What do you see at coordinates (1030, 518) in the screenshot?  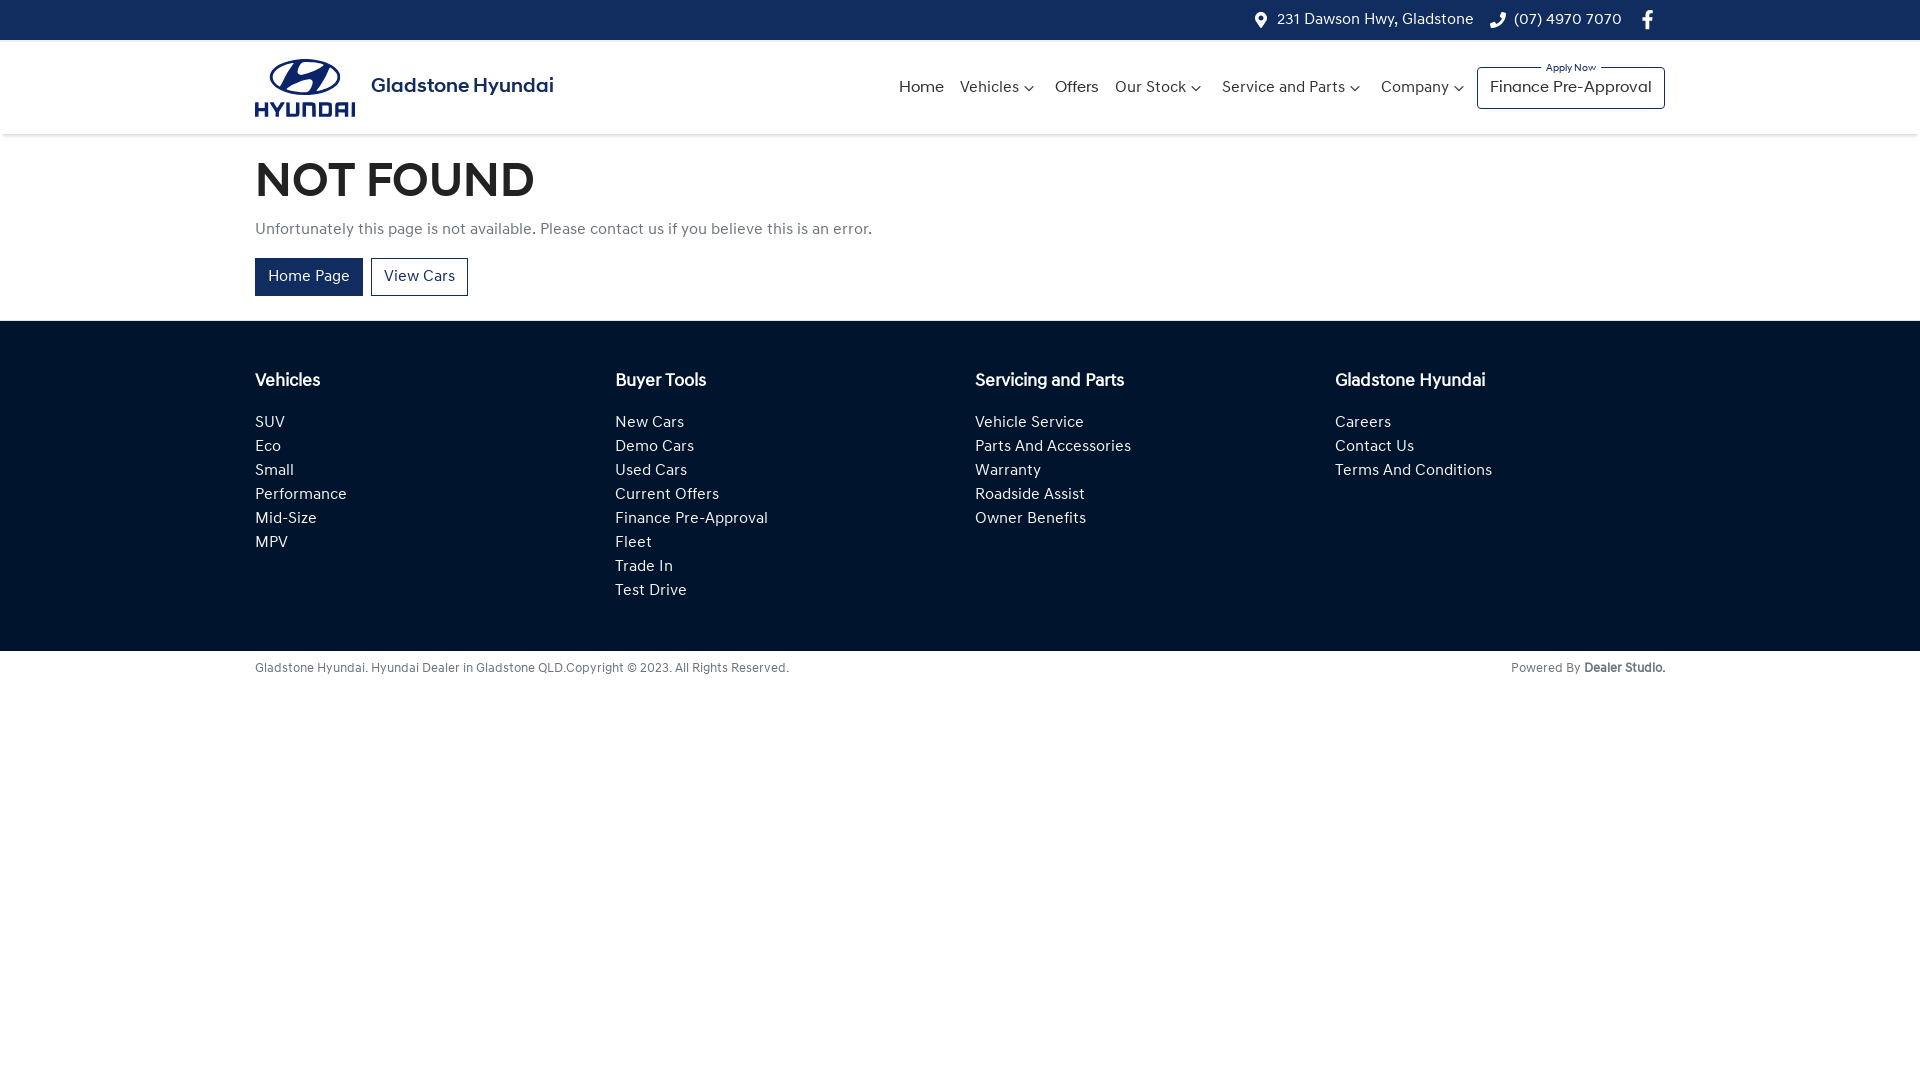 I see `'Owner Benefits'` at bounding box center [1030, 518].